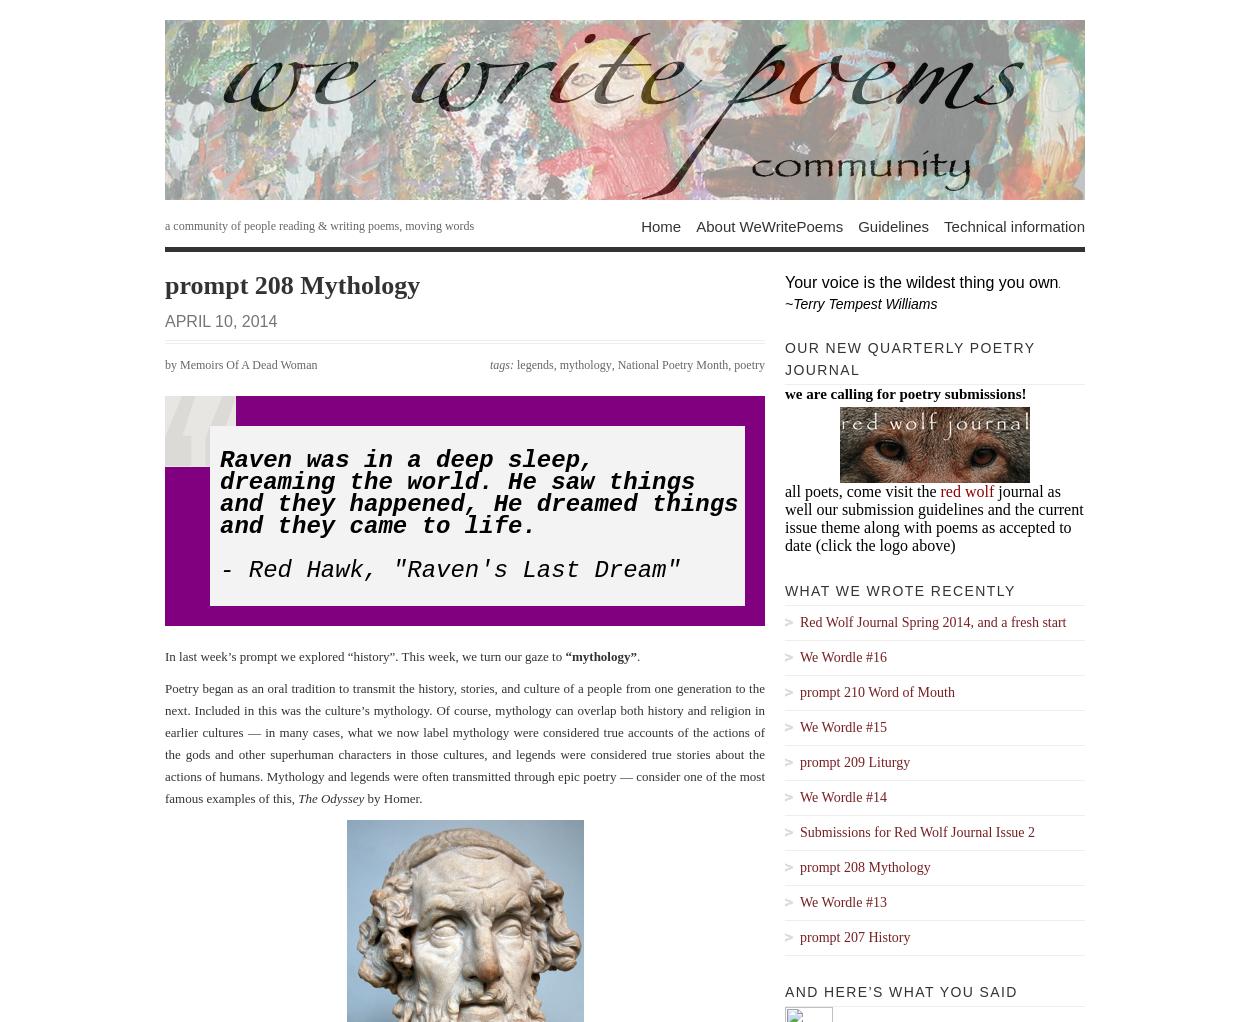  What do you see at coordinates (330, 797) in the screenshot?
I see `'The Odyssey'` at bounding box center [330, 797].